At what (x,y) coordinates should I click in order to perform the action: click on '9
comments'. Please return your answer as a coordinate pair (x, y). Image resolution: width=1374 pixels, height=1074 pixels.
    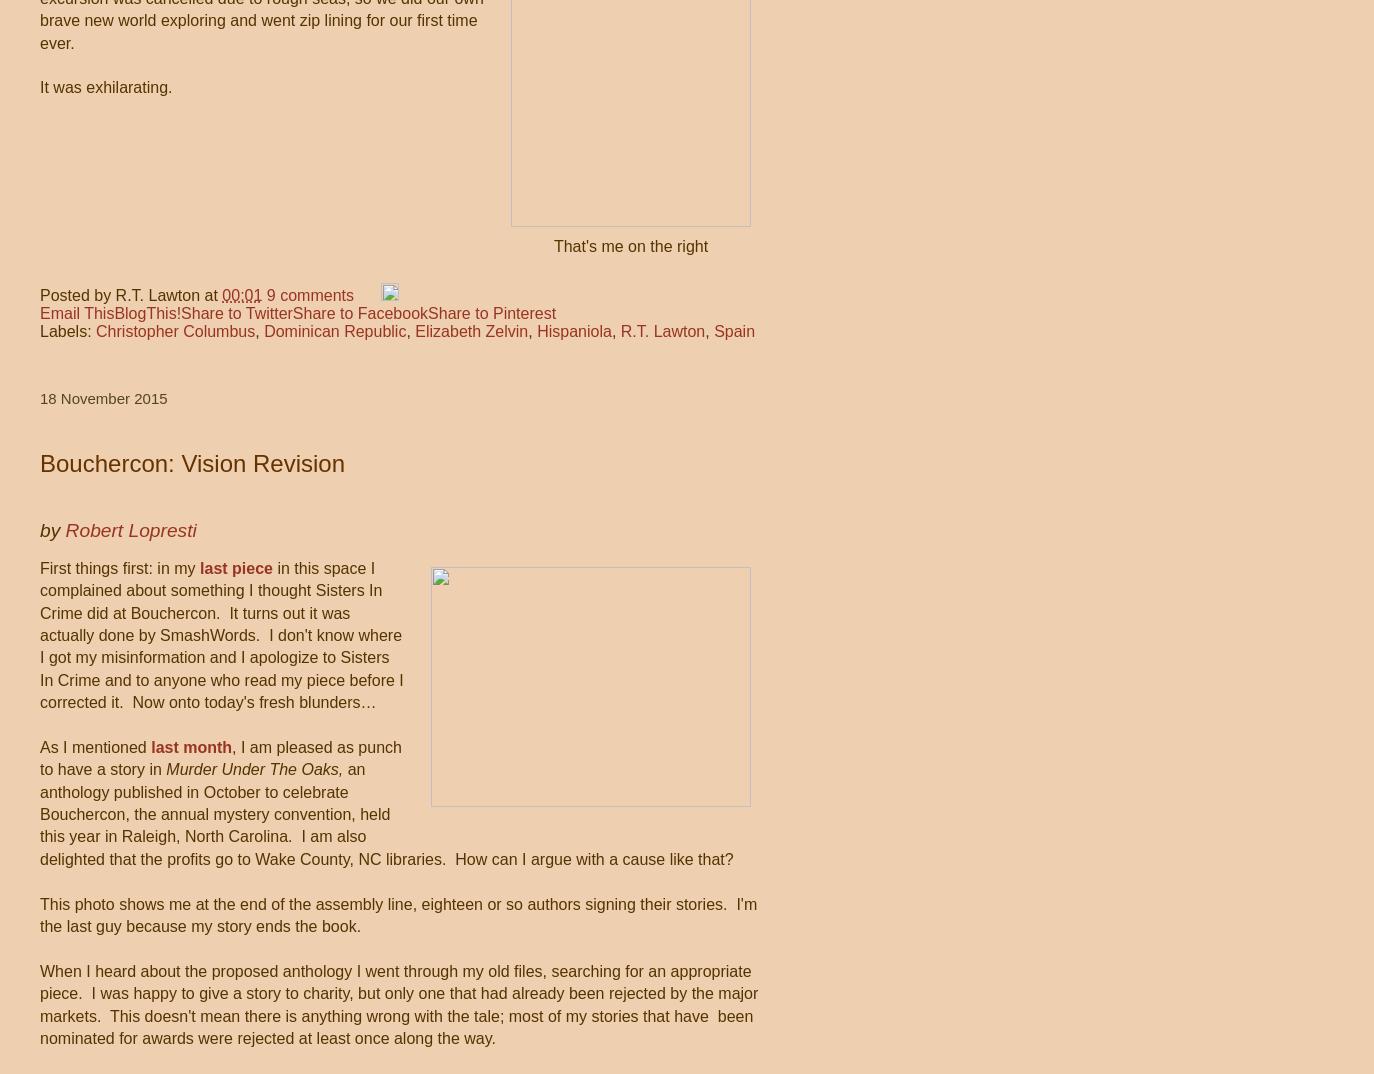
    Looking at the image, I should click on (308, 294).